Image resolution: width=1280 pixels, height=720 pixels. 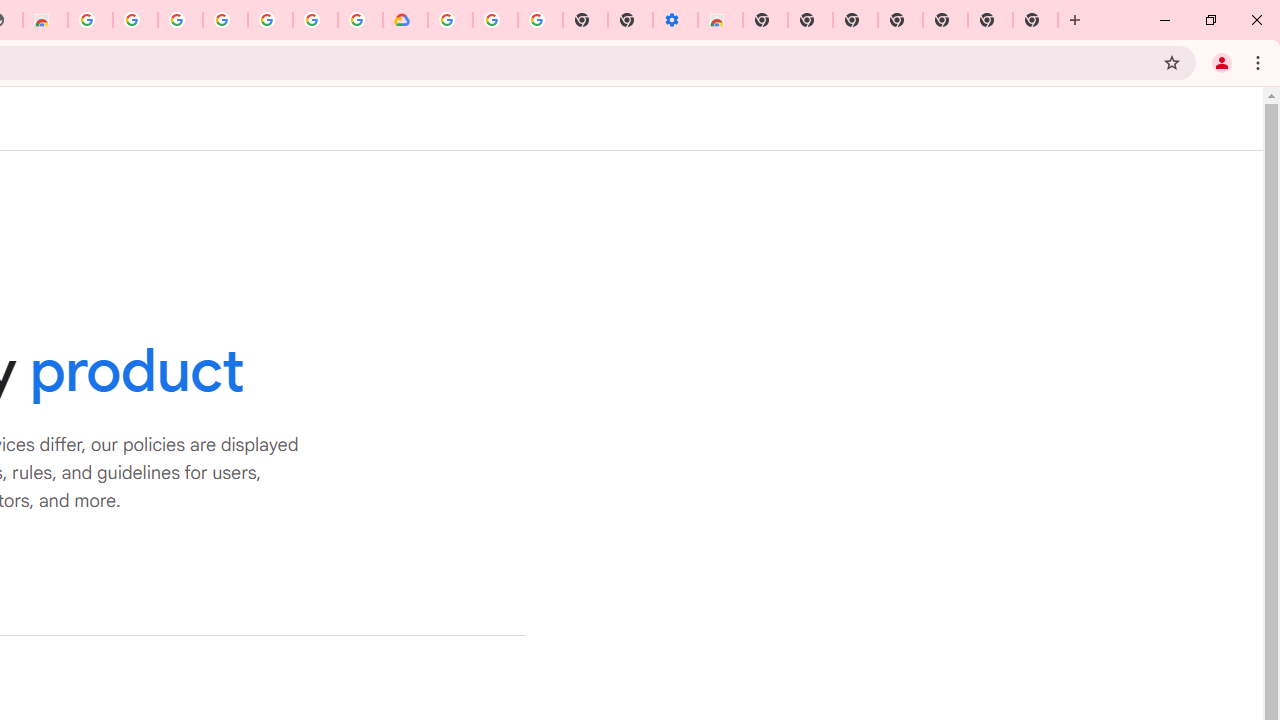 What do you see at coordinates (134, 20) in the screenshot?
I see `'Ad Settings'` at bounding box center [134, 20].